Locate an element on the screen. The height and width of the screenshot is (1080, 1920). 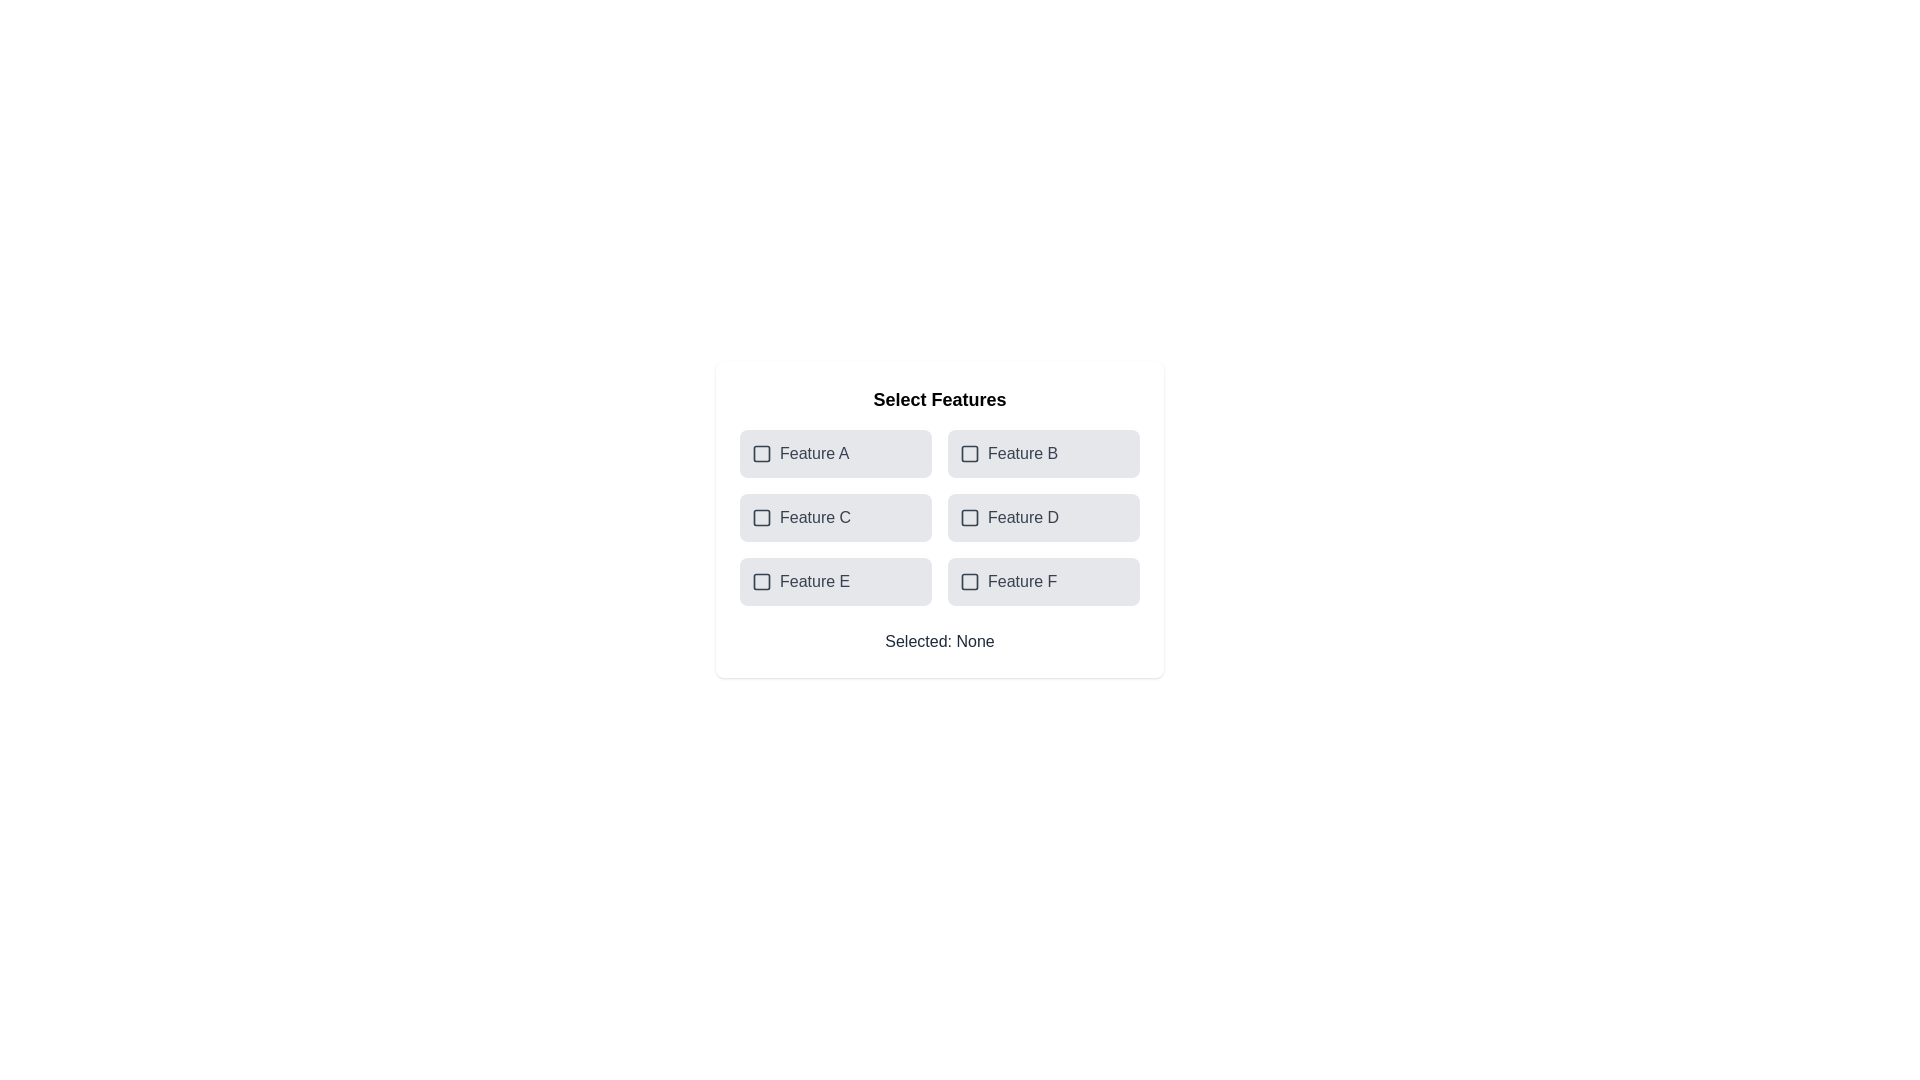
the checkbox labeled 'Feature F' using the keyboard for selection is located at coordinates (1042, 582).